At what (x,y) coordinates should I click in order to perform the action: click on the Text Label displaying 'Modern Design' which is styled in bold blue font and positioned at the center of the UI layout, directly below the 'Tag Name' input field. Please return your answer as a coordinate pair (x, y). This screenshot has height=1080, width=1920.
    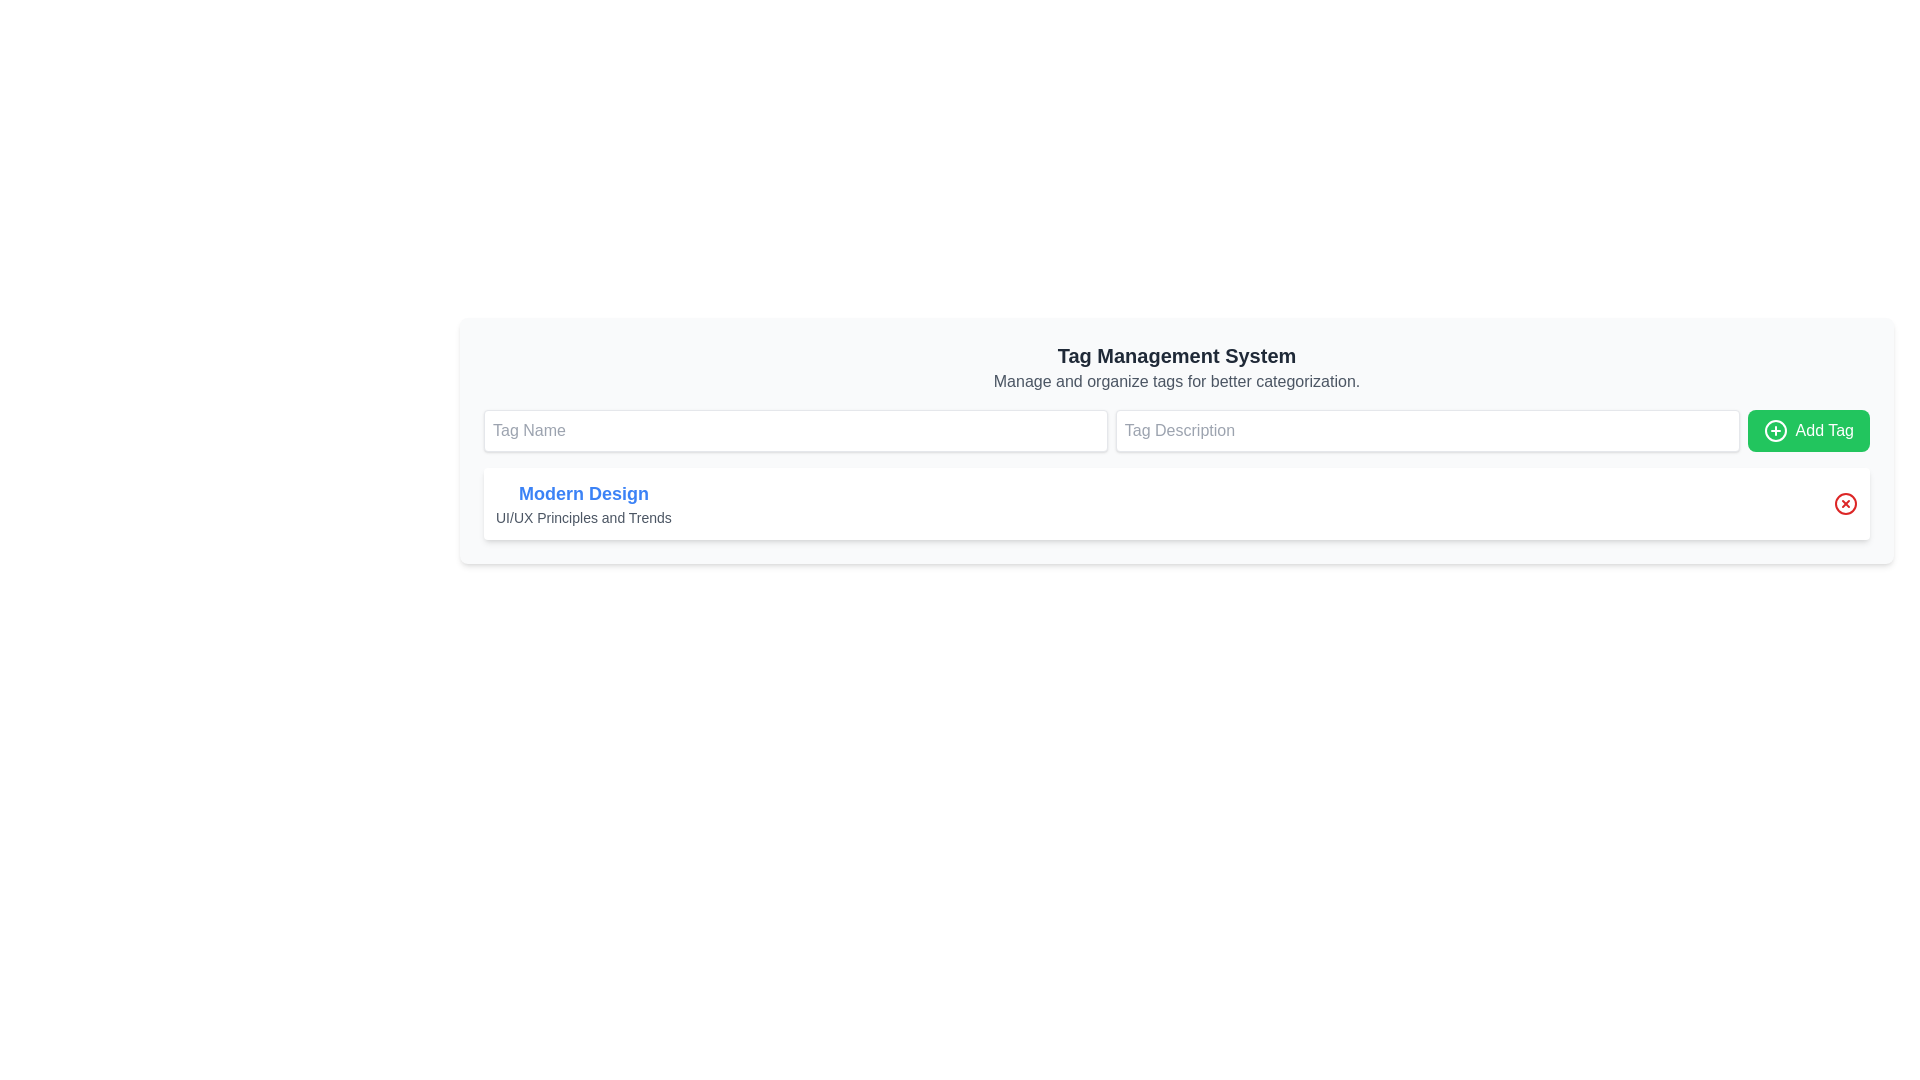
    Looking at the image, I should click on (582, 493).